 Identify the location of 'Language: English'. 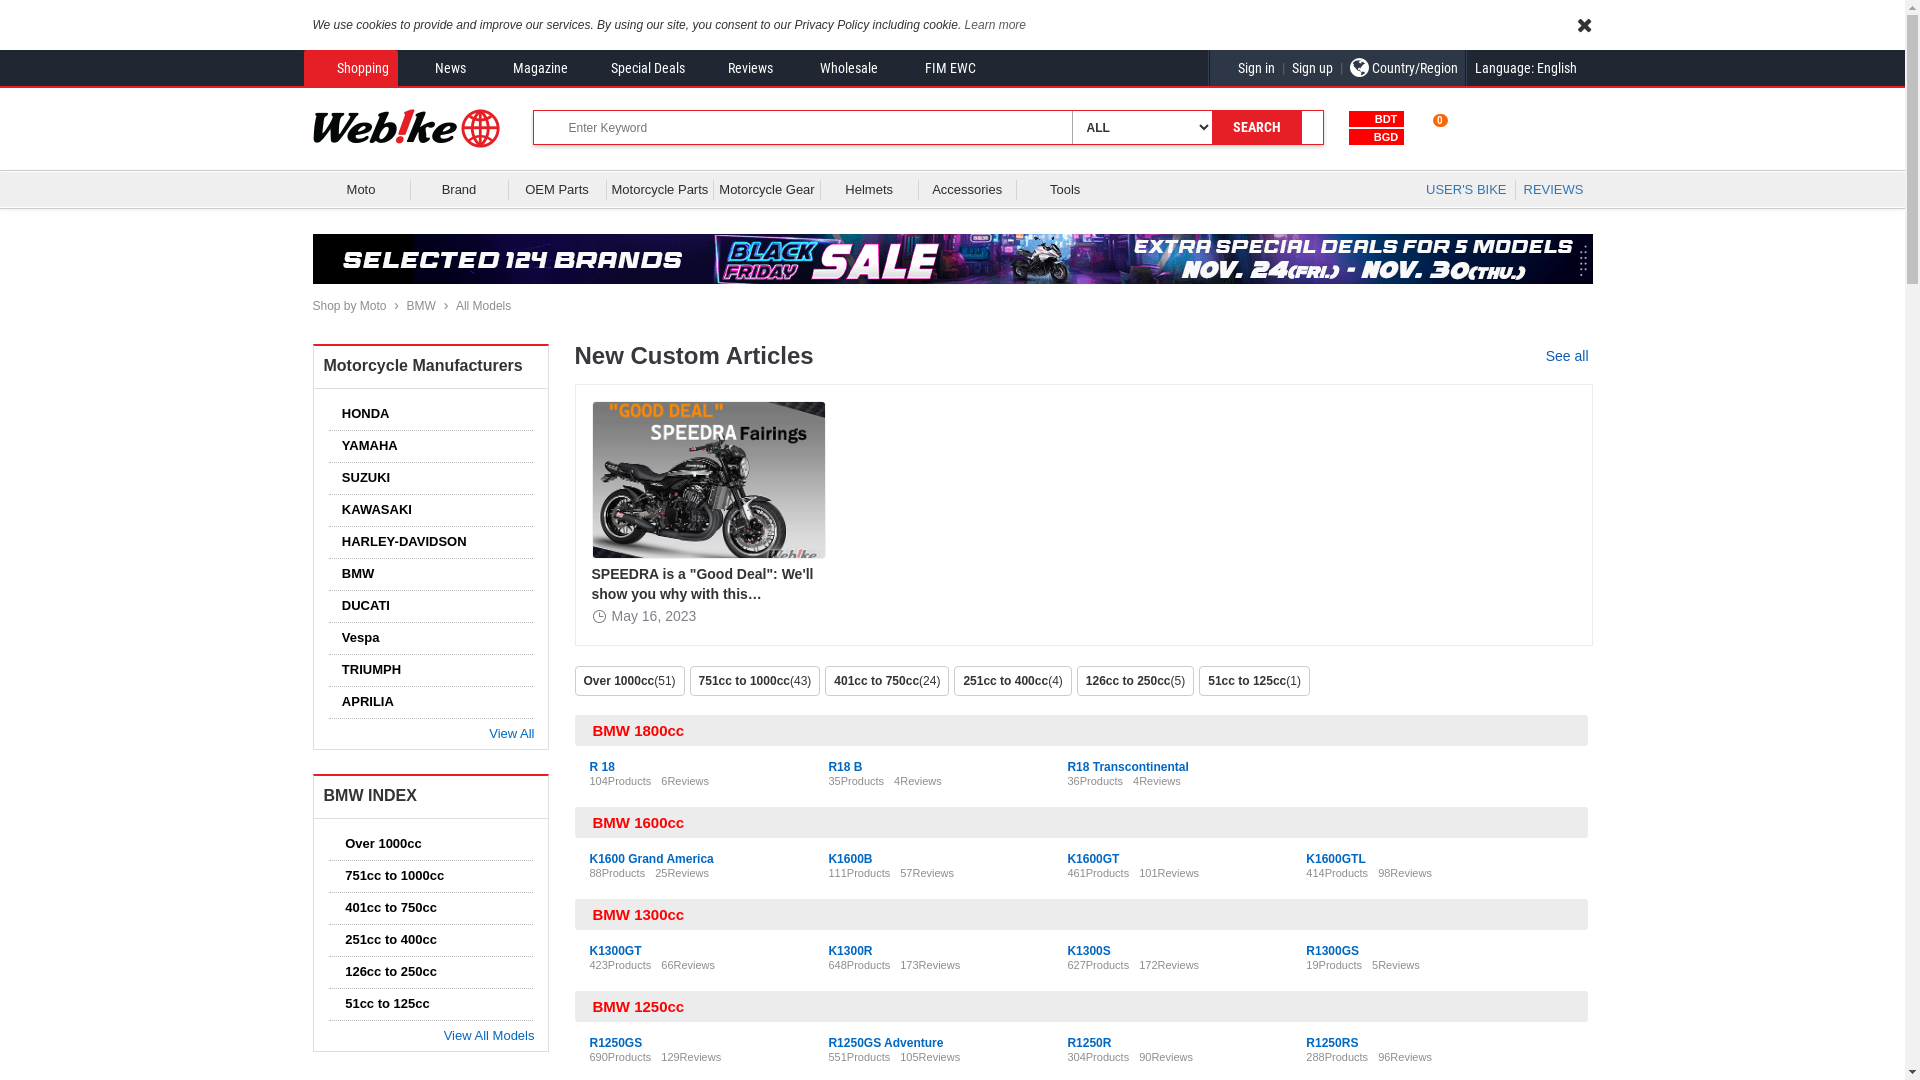
(1465, 67).